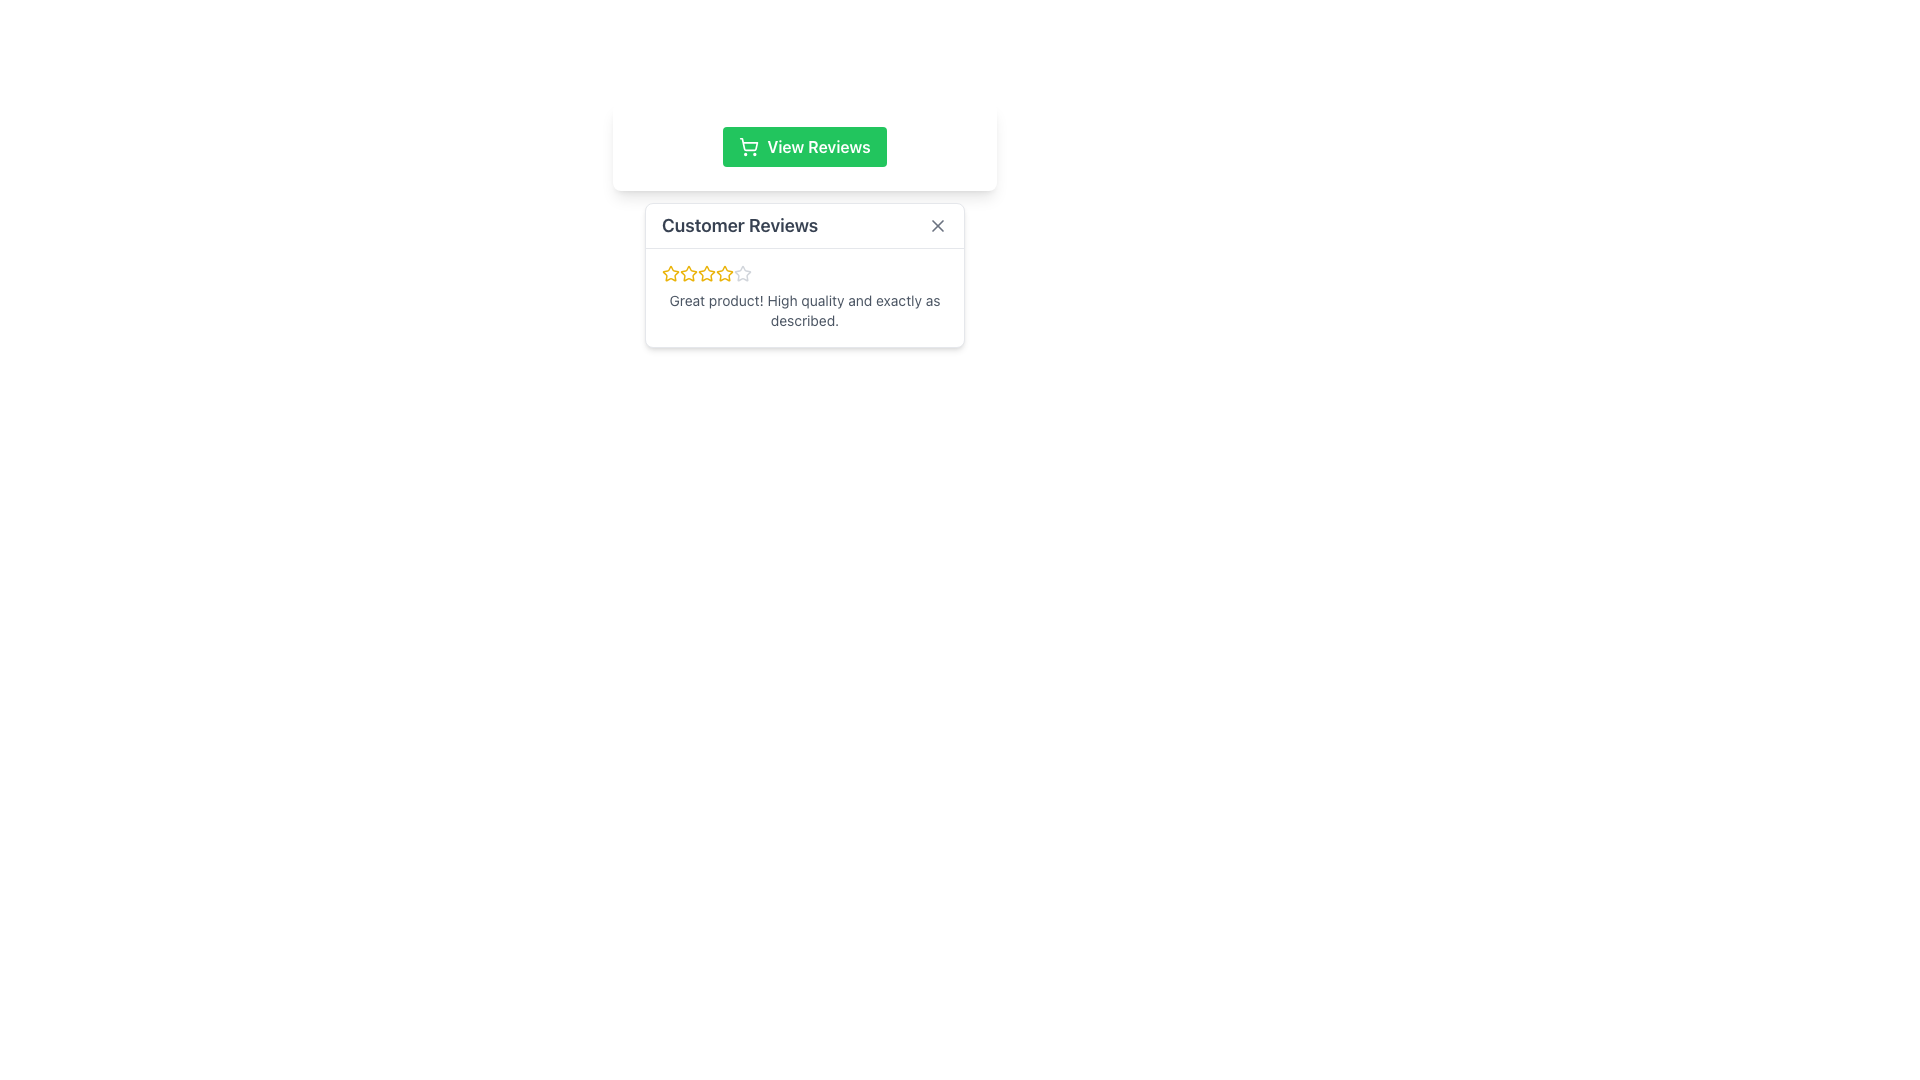  What do you see at coordinates (936, 225) in the screenshot?
I see `the close button located in the upper-right corner of the 'Customer Reviews' section` at bounding box center [936, 225].